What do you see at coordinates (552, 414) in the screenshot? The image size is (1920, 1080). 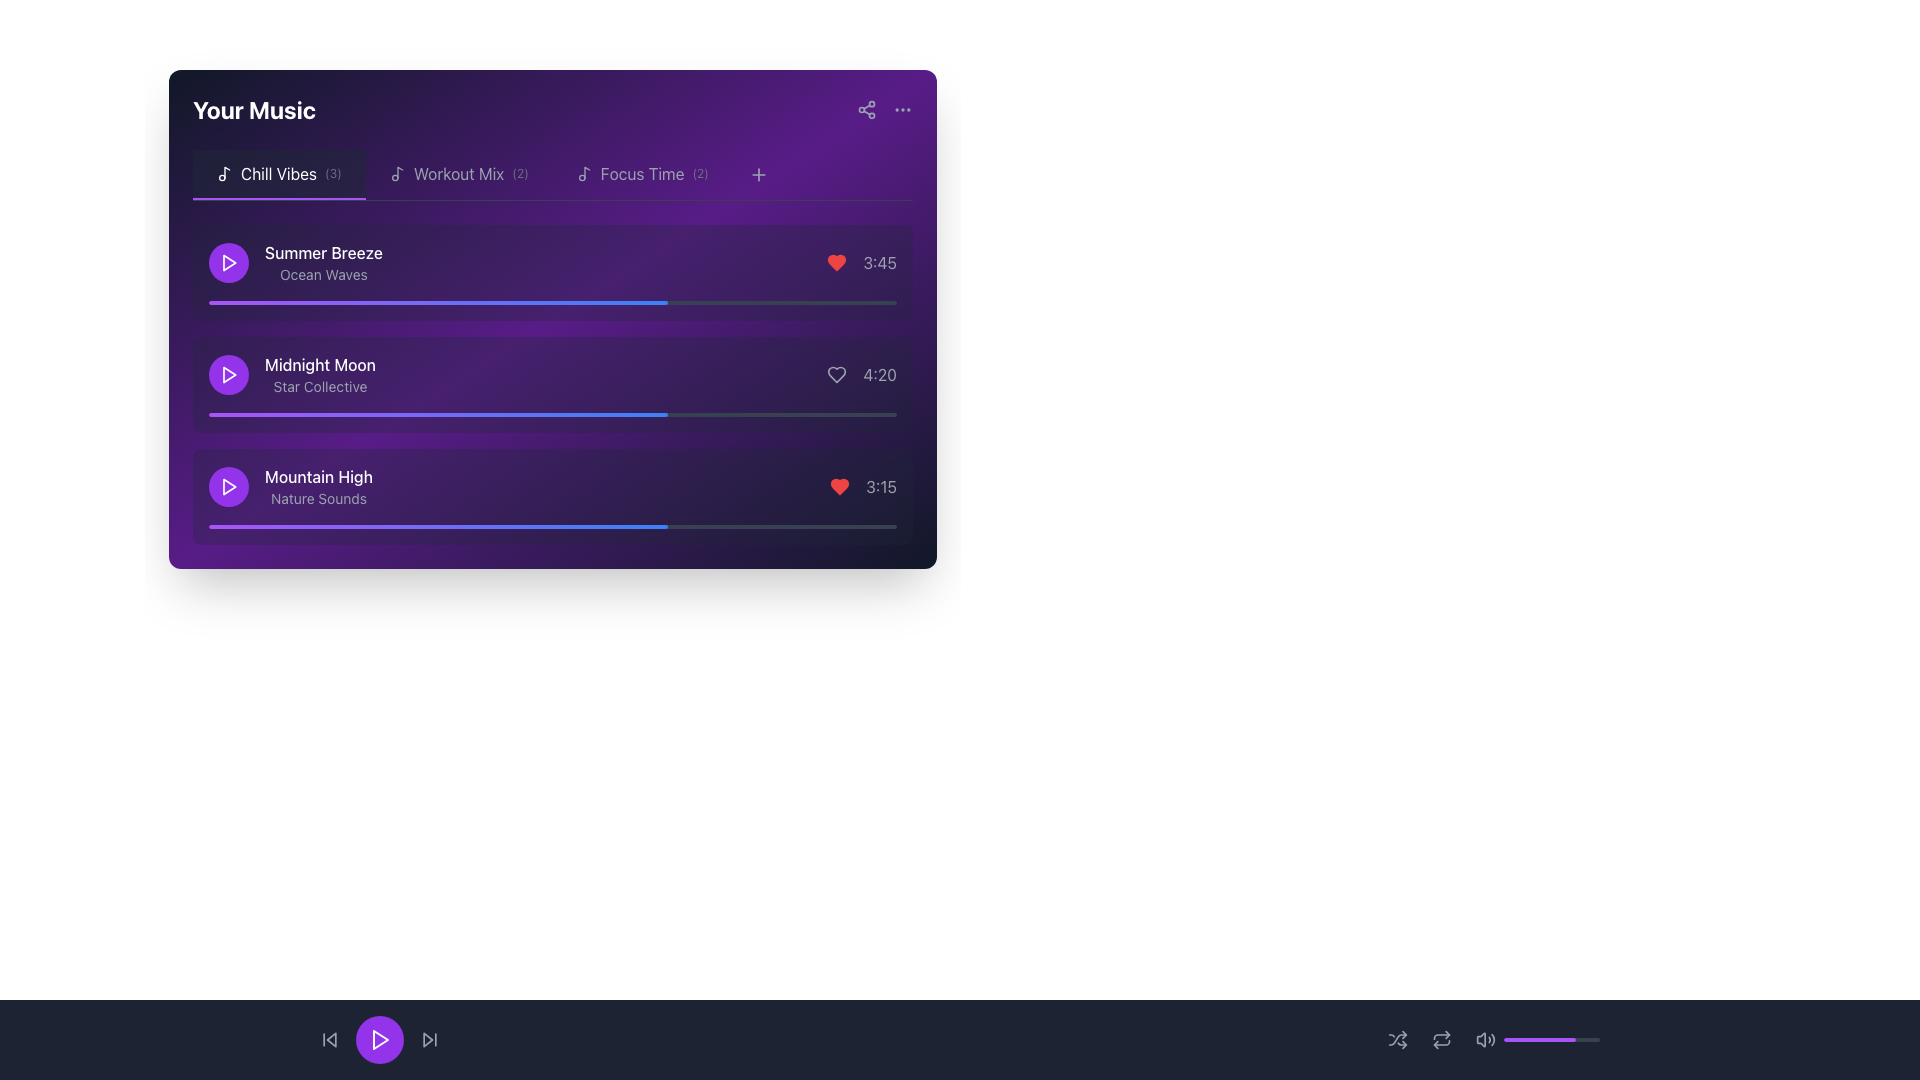 I see `the progress bar indicating the playback status of the song 'Midnight Moon' by 'Star Collective', located in the middle card of the three-song list within the 'Your Music' panel` at bounding box center [552, 414].